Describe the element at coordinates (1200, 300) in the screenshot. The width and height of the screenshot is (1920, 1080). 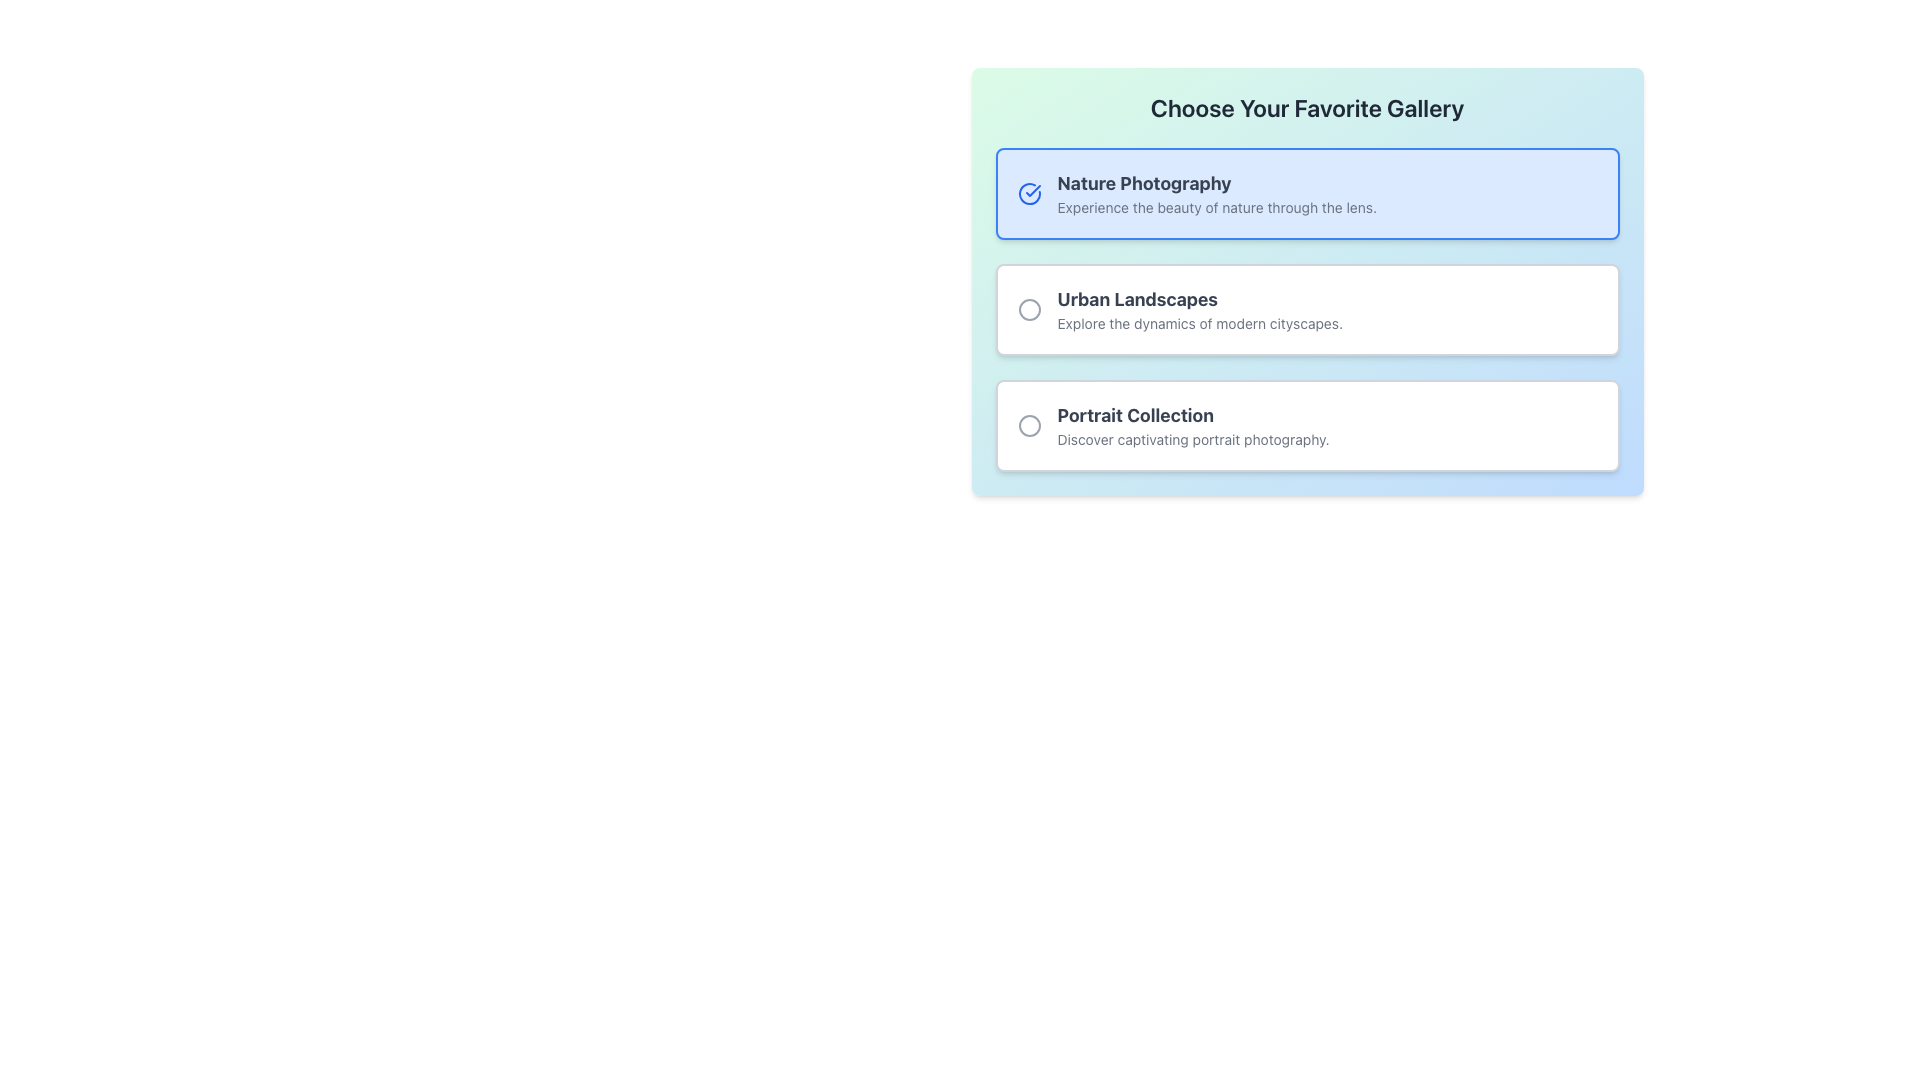
I see `title text of the card labeled 'Urban Landscapes', which is positioned at the top of the second card in a vertically stacked list` at that location.